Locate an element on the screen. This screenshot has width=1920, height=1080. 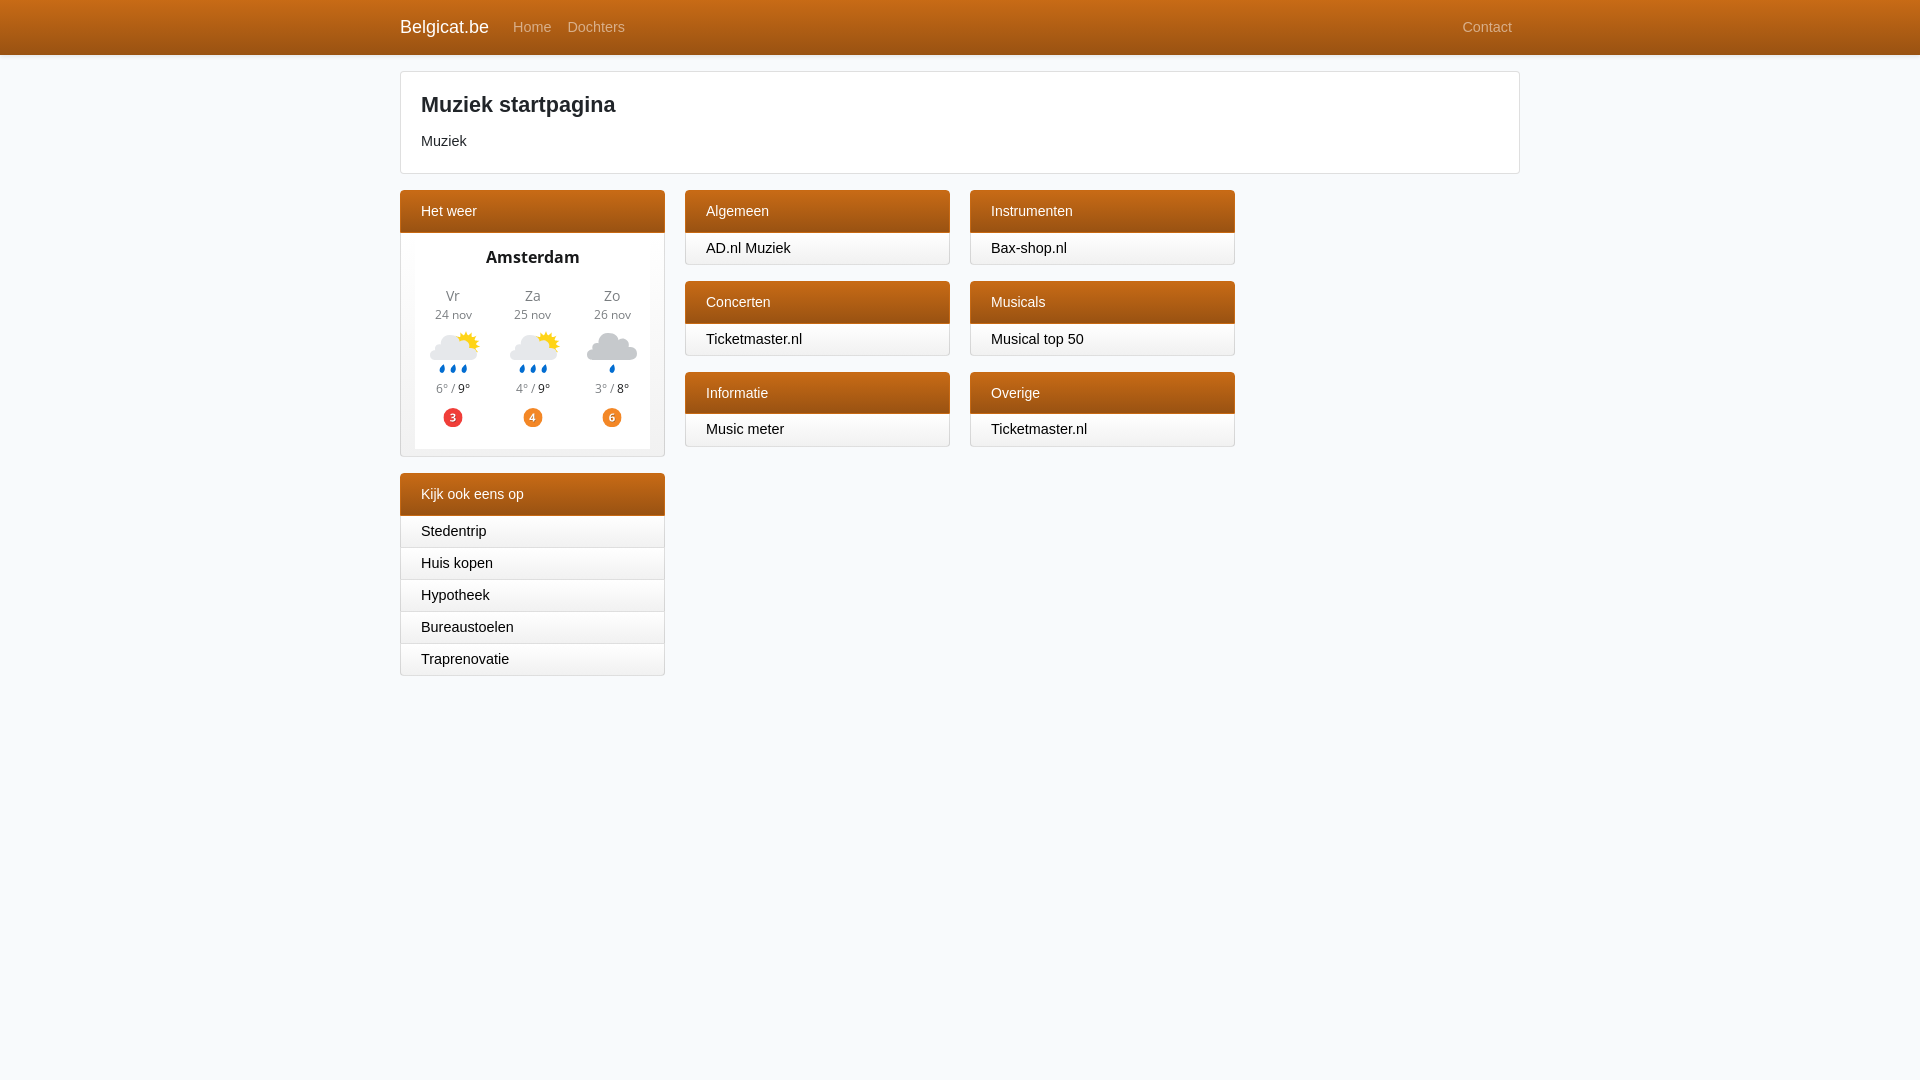
'Bureaustoelen' is located at coordinates (532, 627).